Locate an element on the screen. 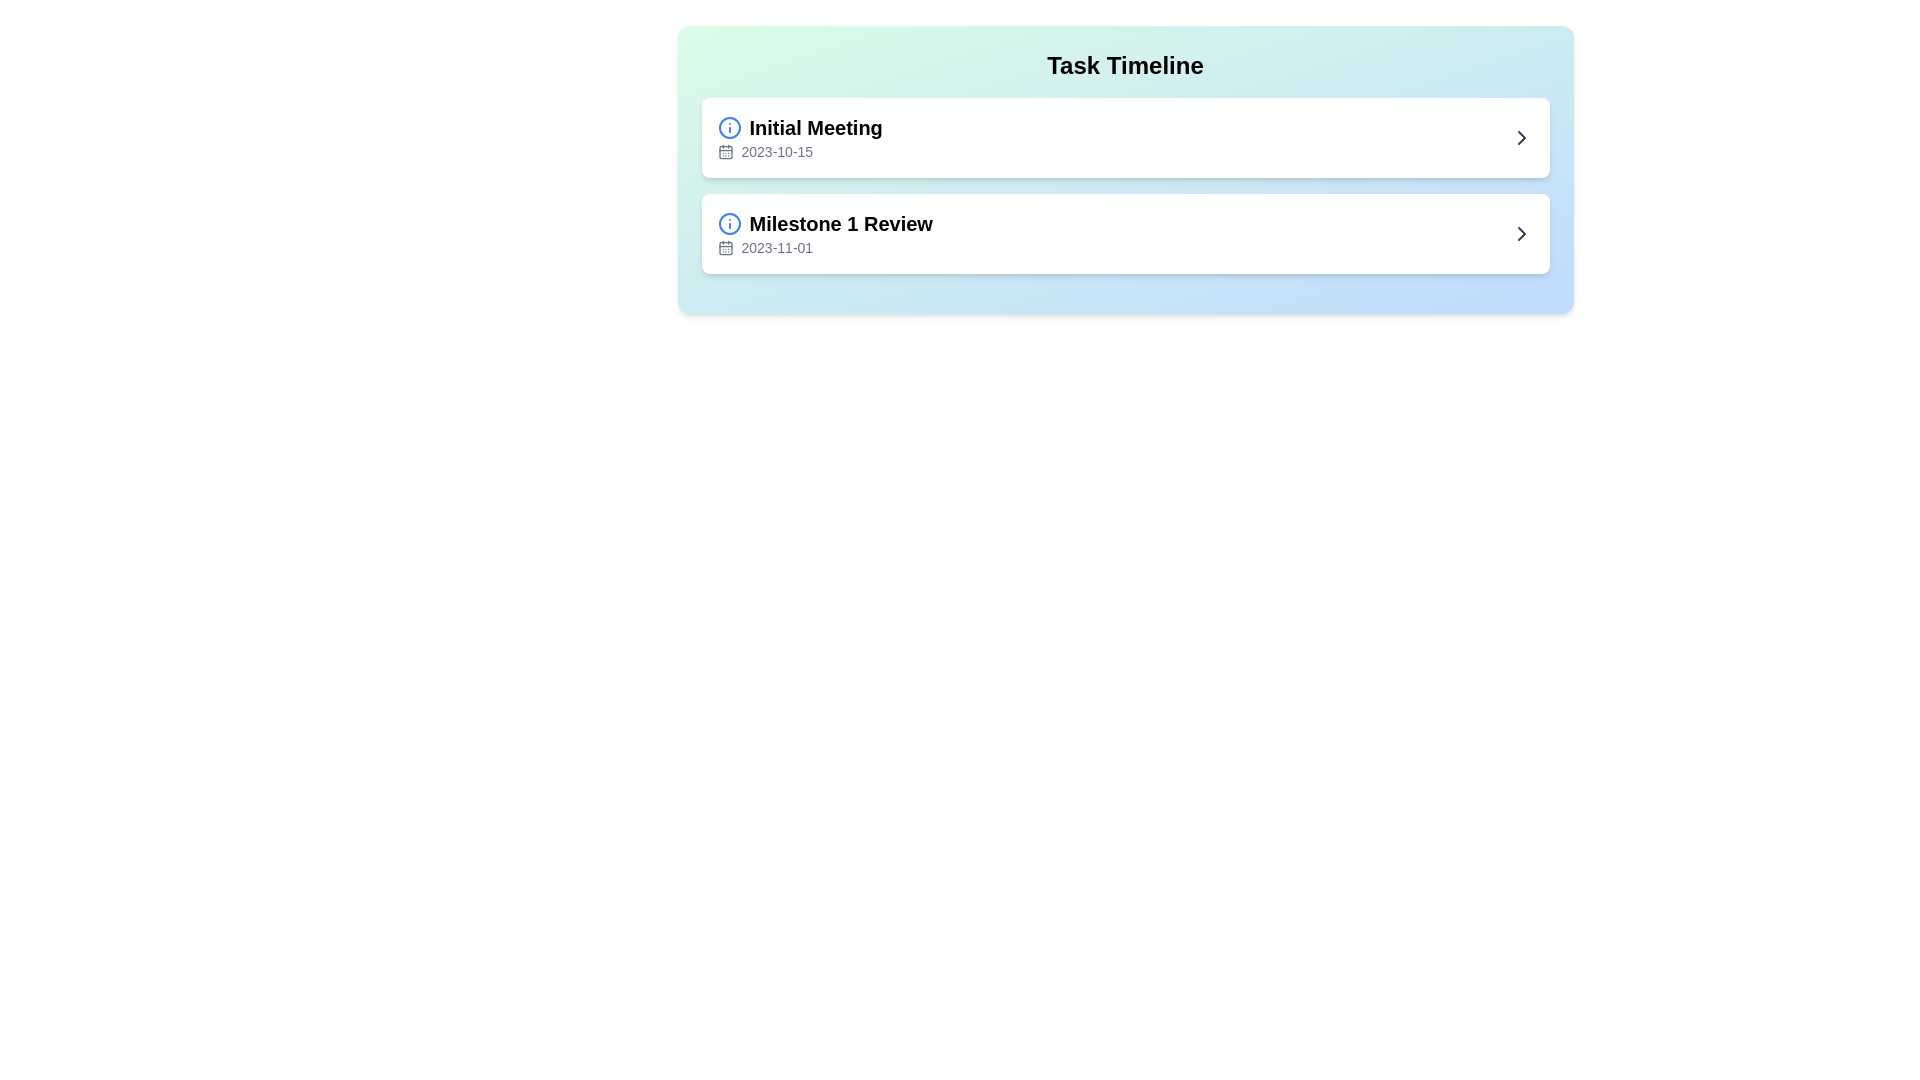 Image resolution: width=1920 pixels, height=1080 pixels. the 'Initial Meeting' text label with accompanying info icon for accessibility navigation is located at coordinates (800, 127).